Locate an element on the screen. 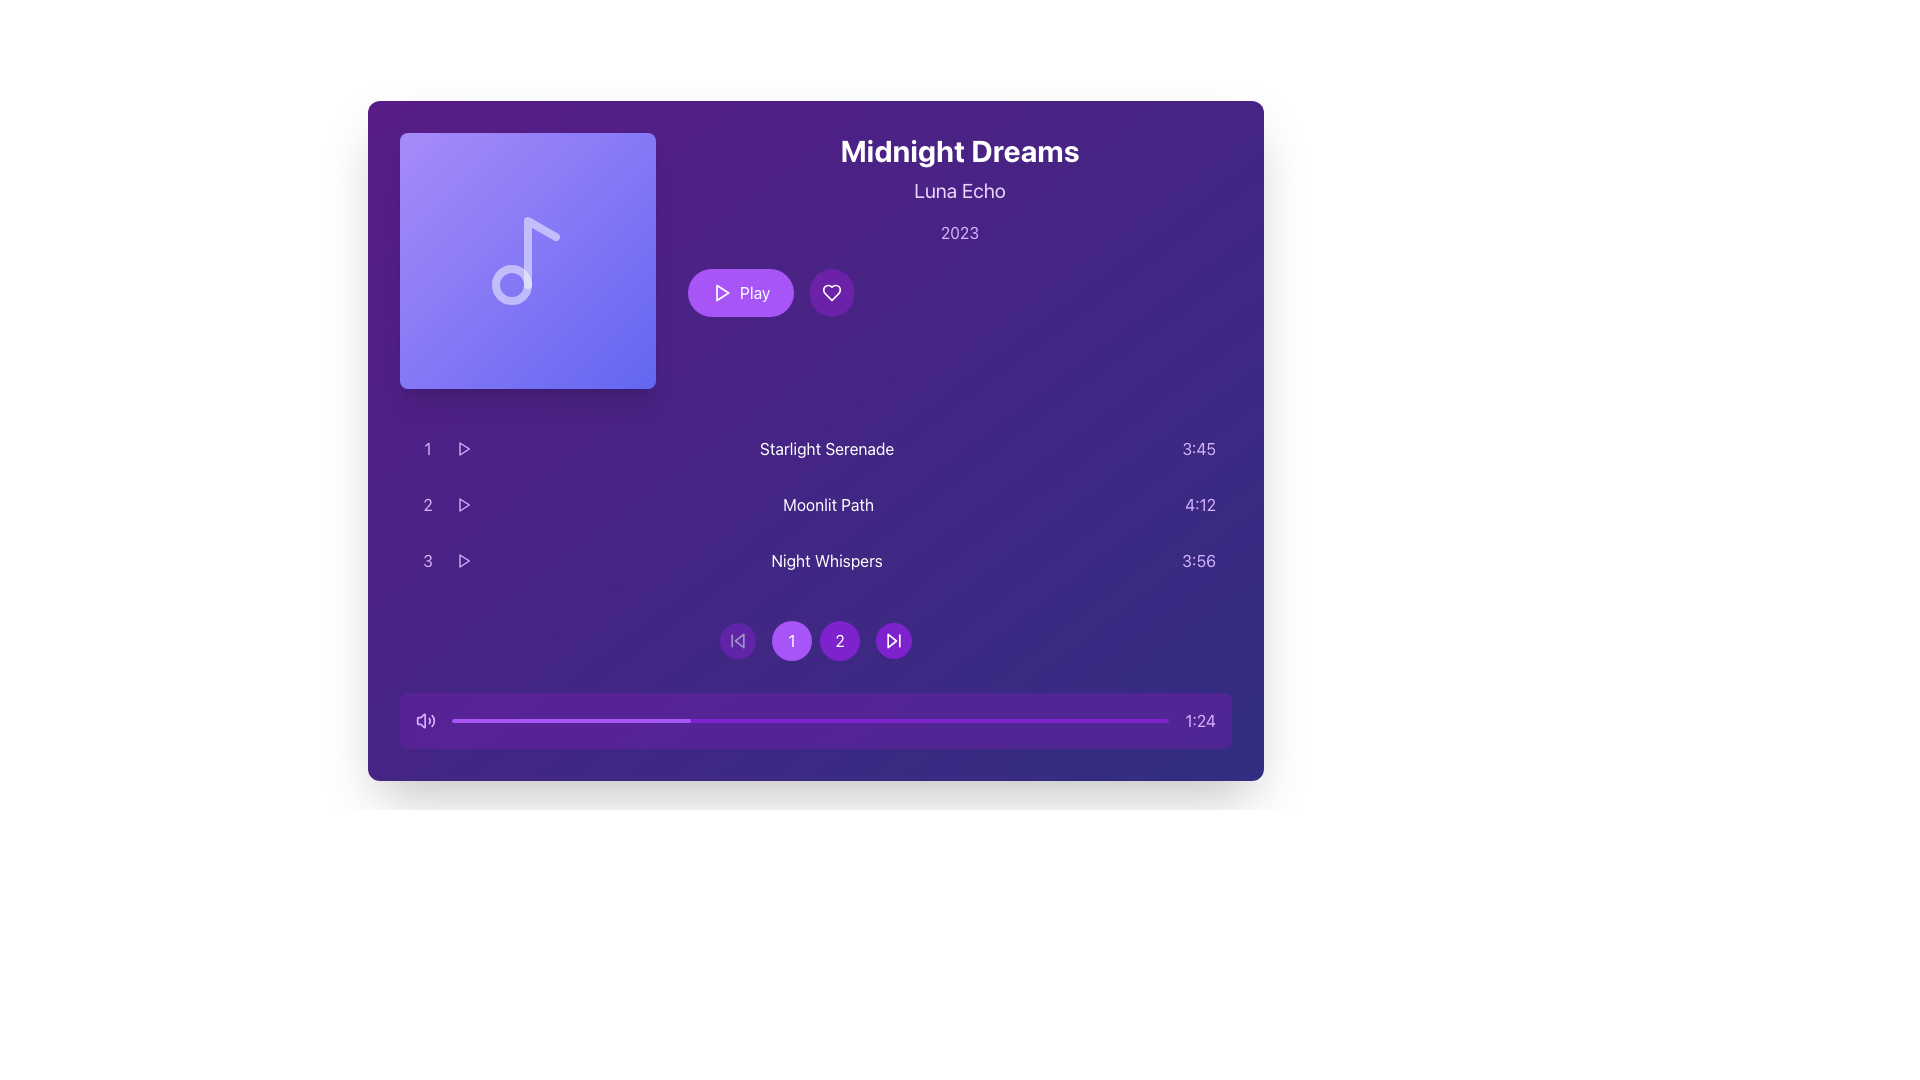  the progress is located at coordinates (681, 721).